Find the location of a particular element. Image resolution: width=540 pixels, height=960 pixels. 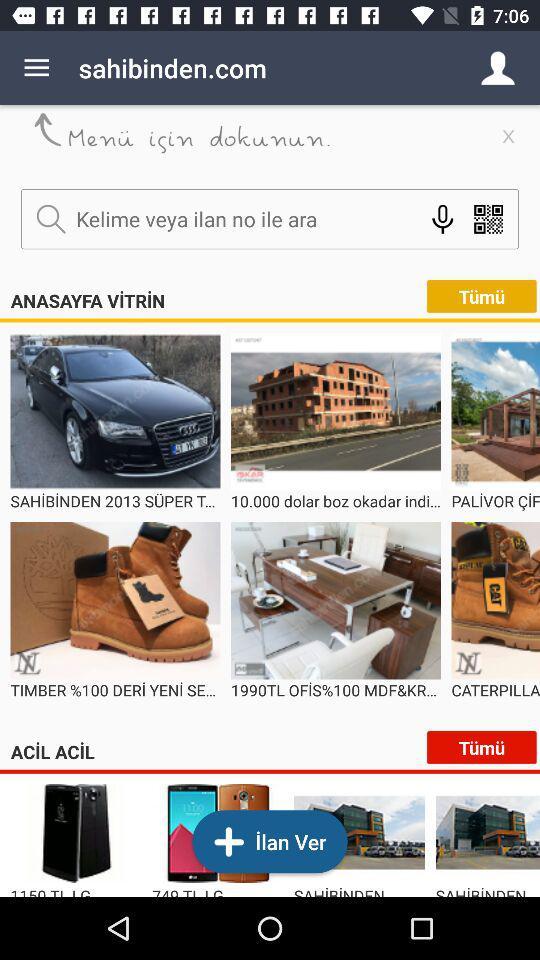

the microphone icon is located at coordinates (442, 219).